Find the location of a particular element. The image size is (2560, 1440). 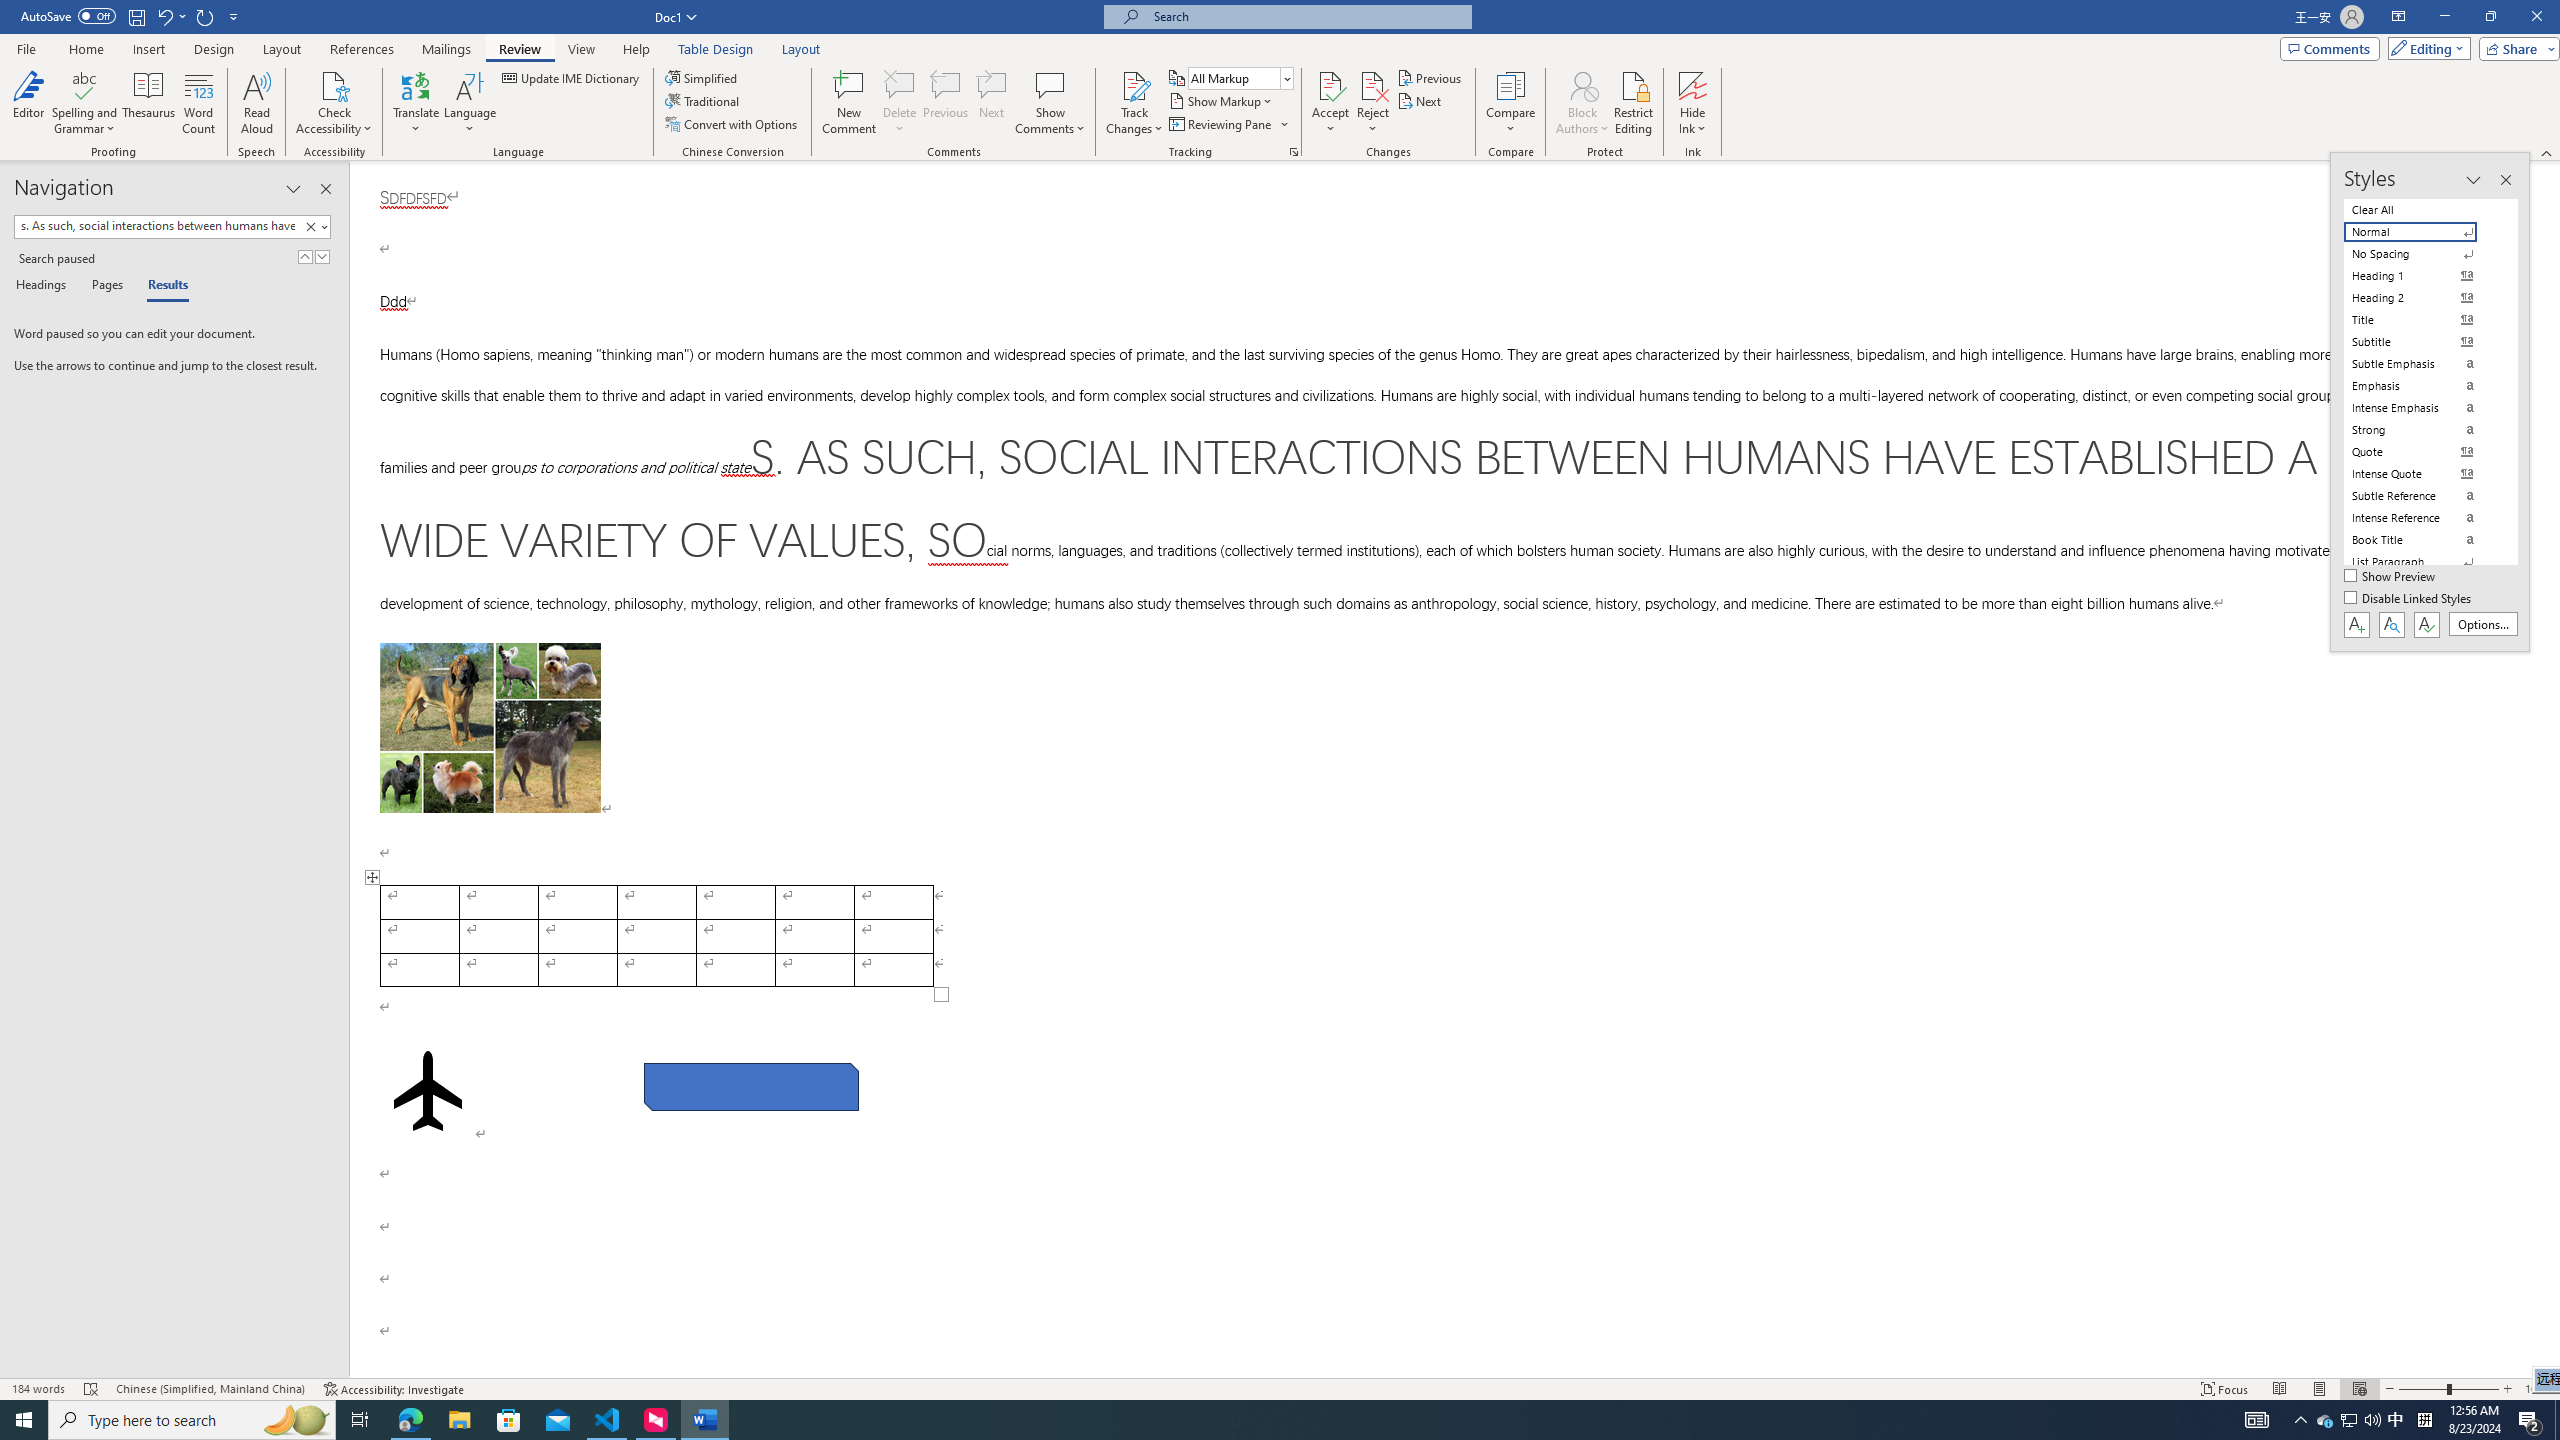

'New Comment' is located at coordinates (847, 103).